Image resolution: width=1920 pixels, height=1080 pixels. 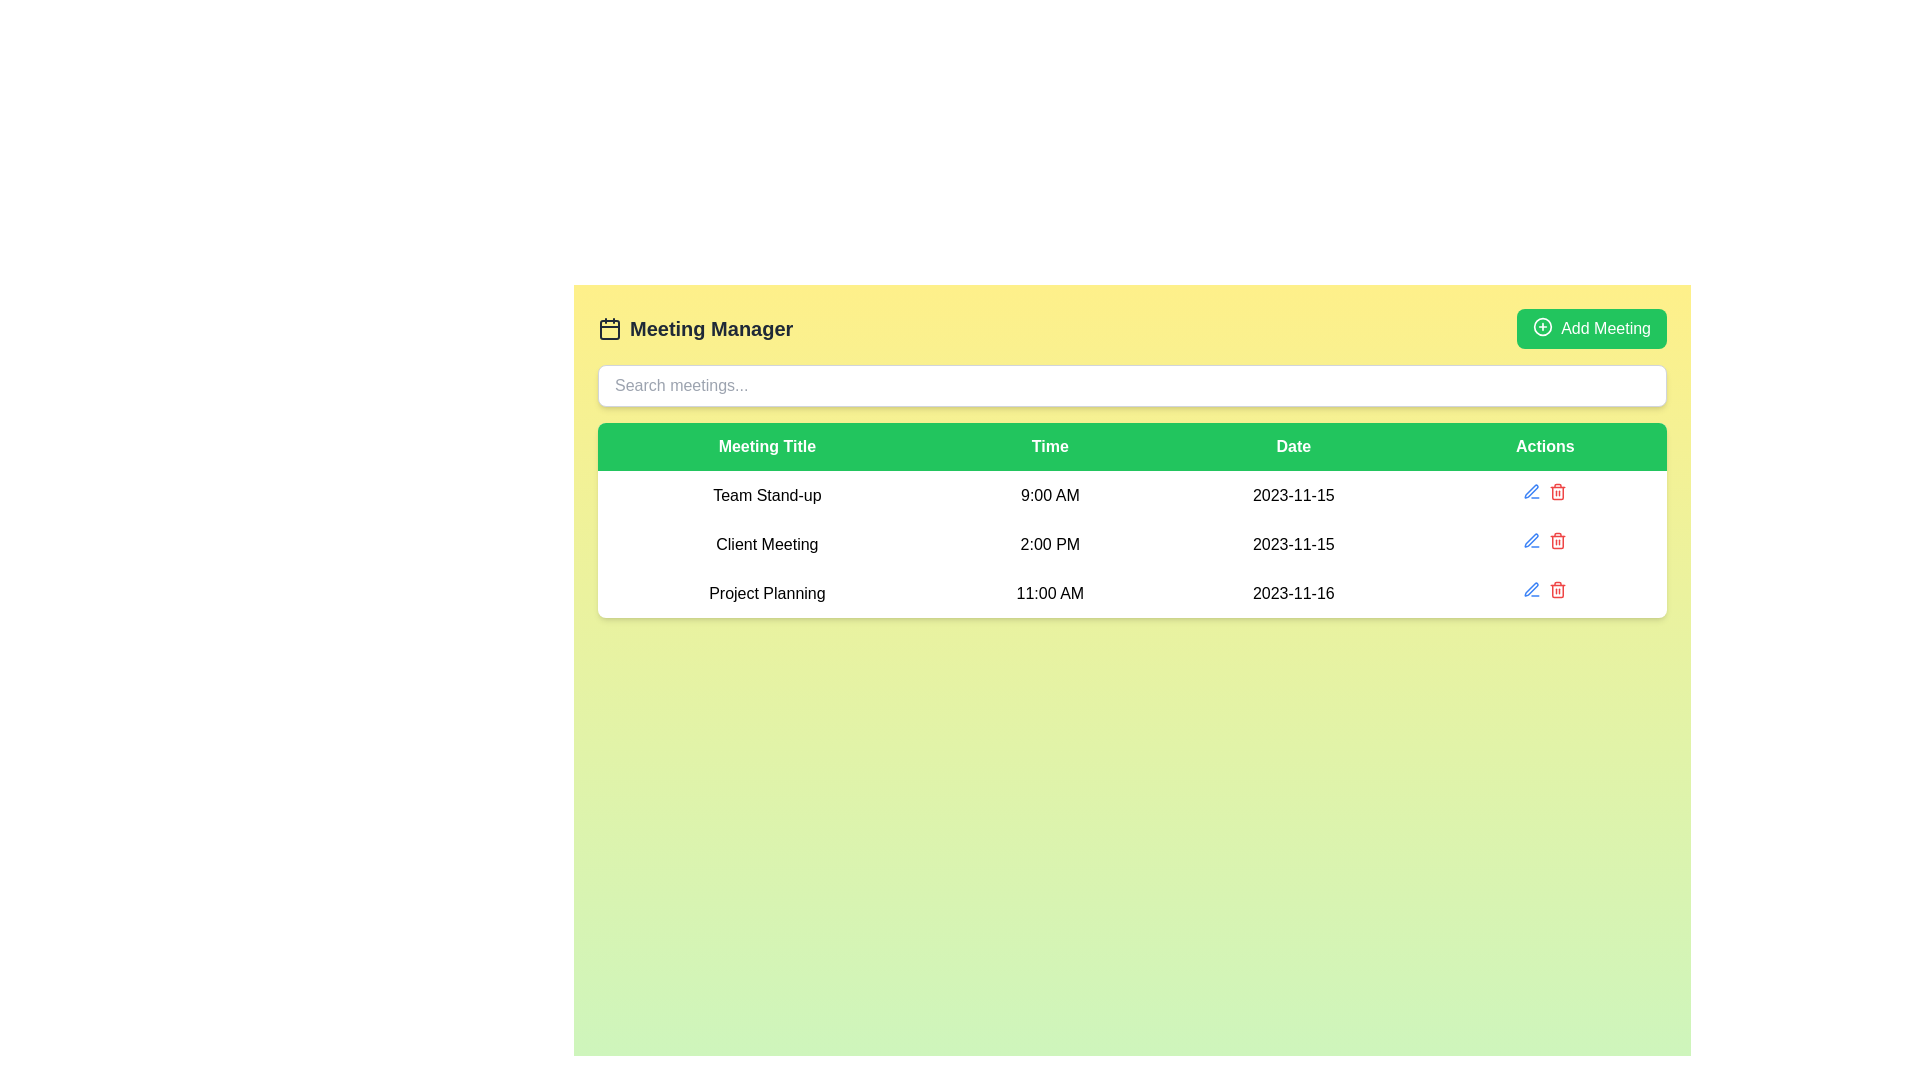 I want to click on displayed date from the static text label showing '2023-11-15', which is located in the 'Date' column of the second row related to the 'Client Meeting' entry, so click(x=1293, y=544).